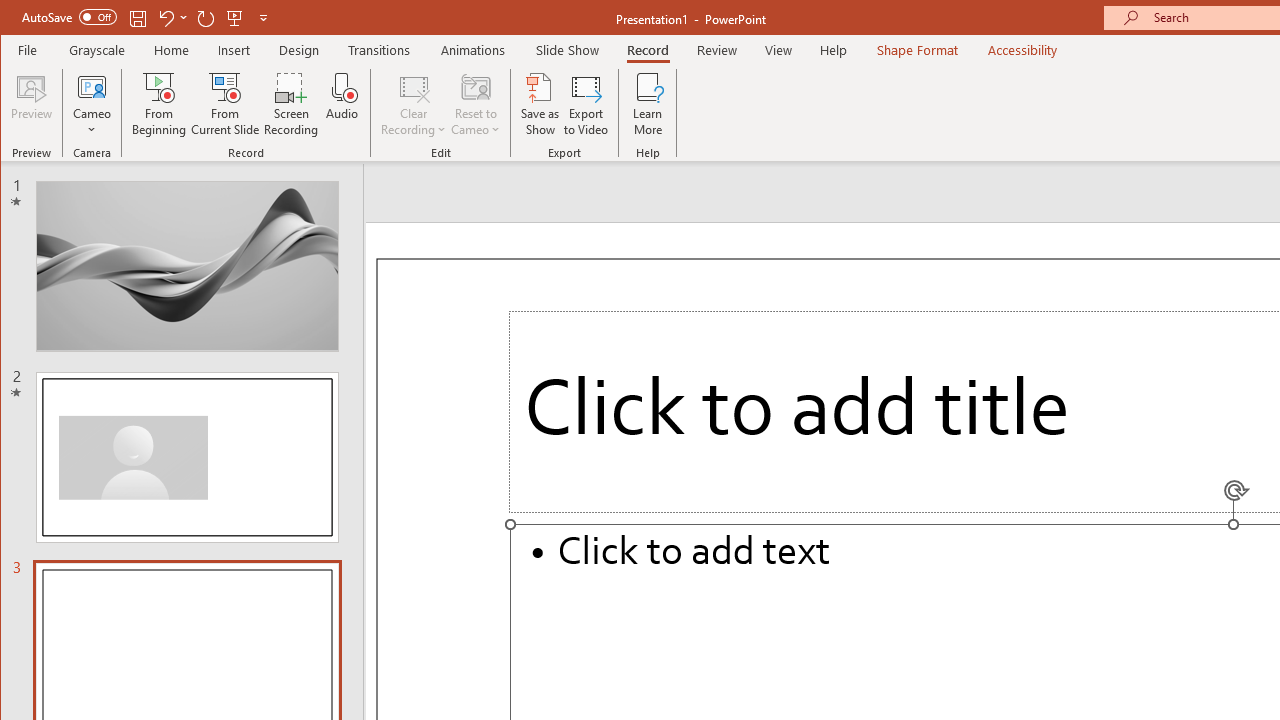 This screenshot has height=720, width=1280. Describe the element at coordinates (833, 49) in the screenshot. I see `'Help'` at that location.